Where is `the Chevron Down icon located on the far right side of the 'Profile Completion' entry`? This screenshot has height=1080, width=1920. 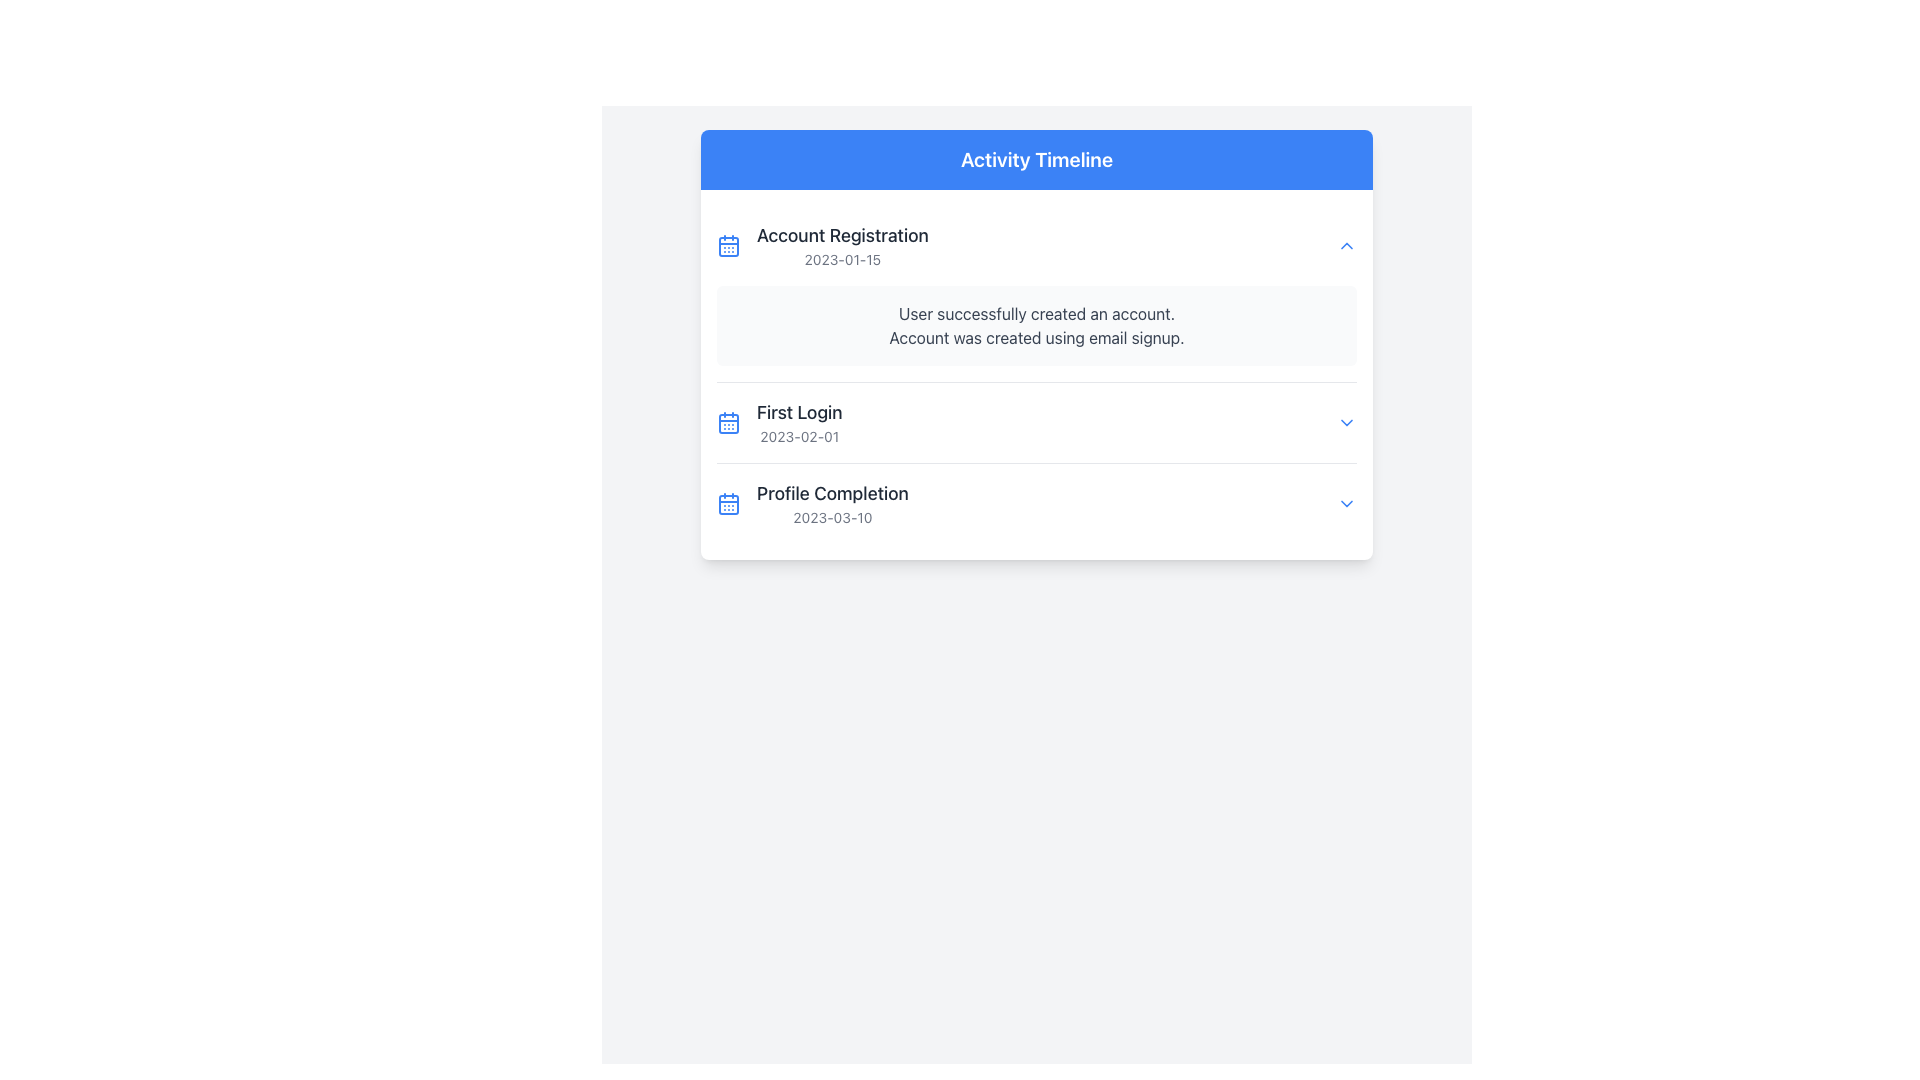
the Chevron Down icon located on the far right side of the 'Profile Completion' entry is located at coordinates (1347, 503).